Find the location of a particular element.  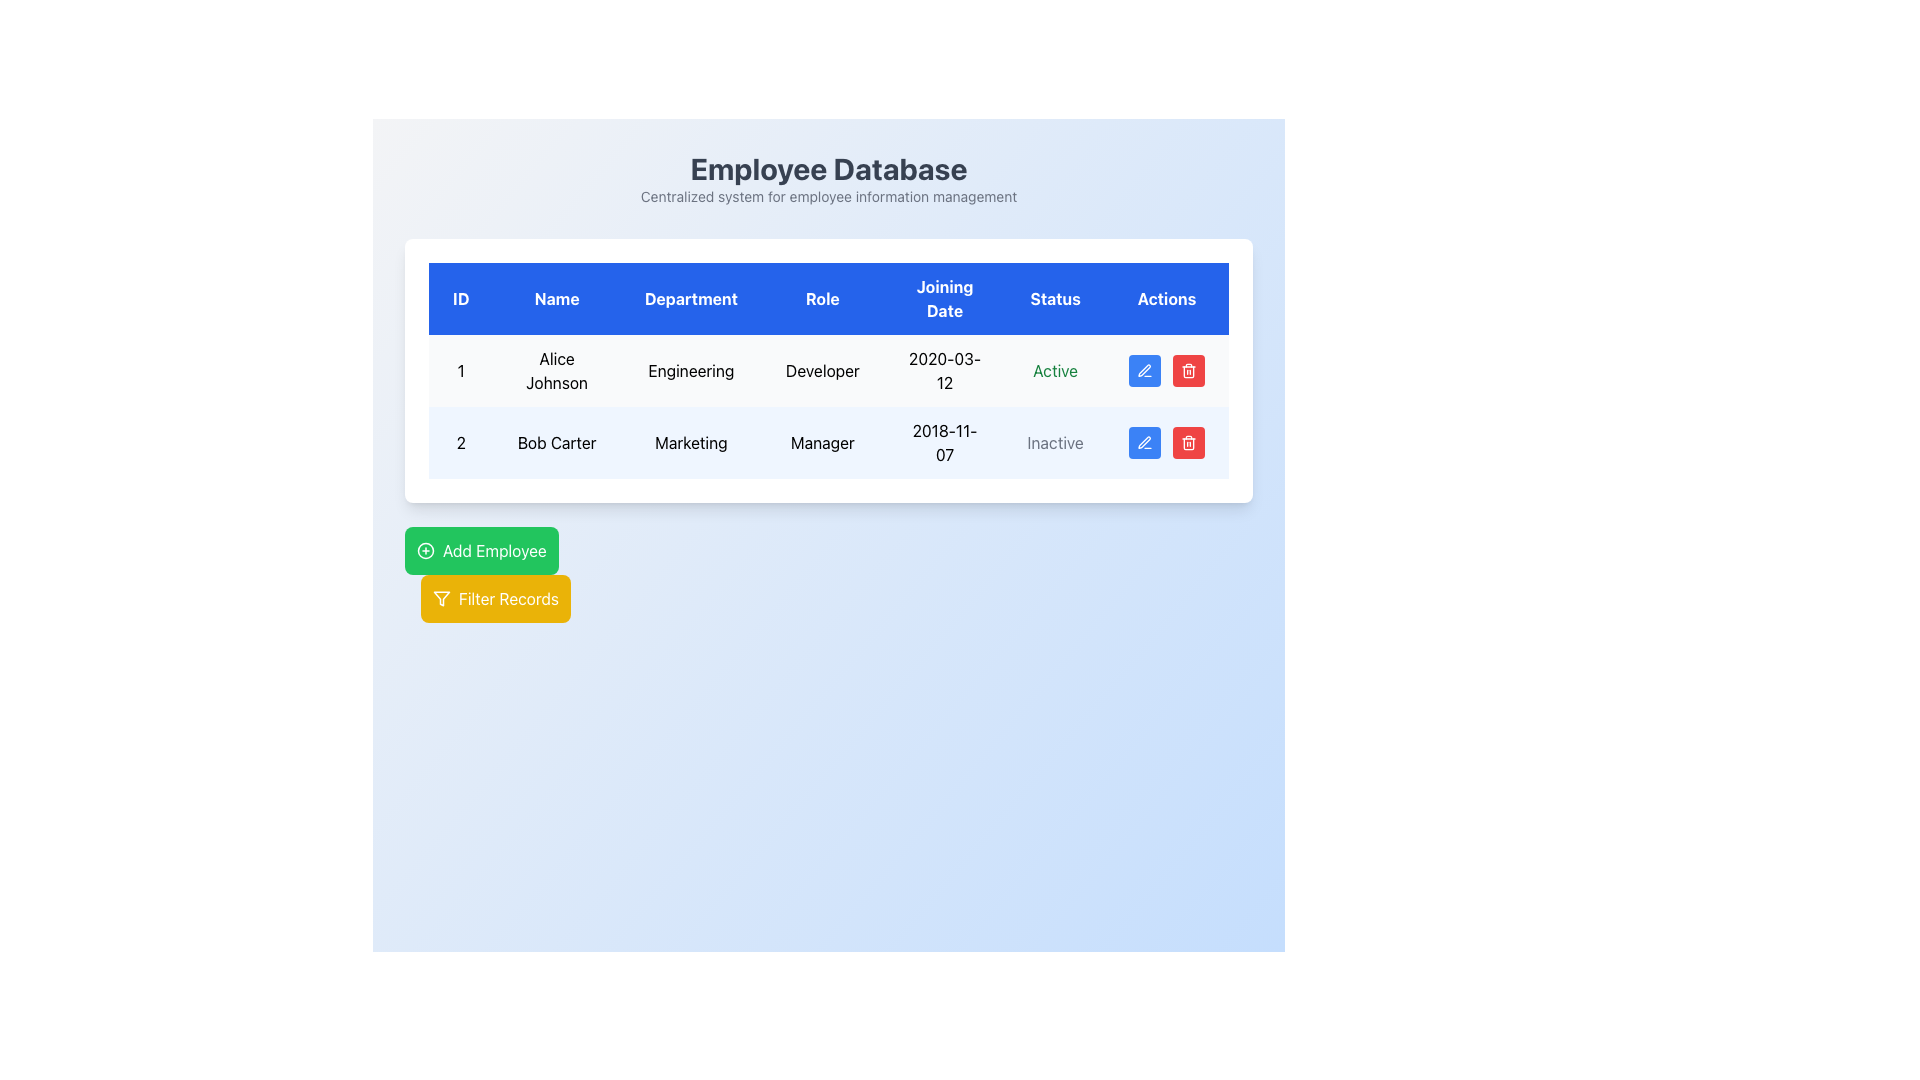

the Text label indicating the unique identifier for the corresponding employee in the second row of the Employee Database table is located at coordinates (460, 442).